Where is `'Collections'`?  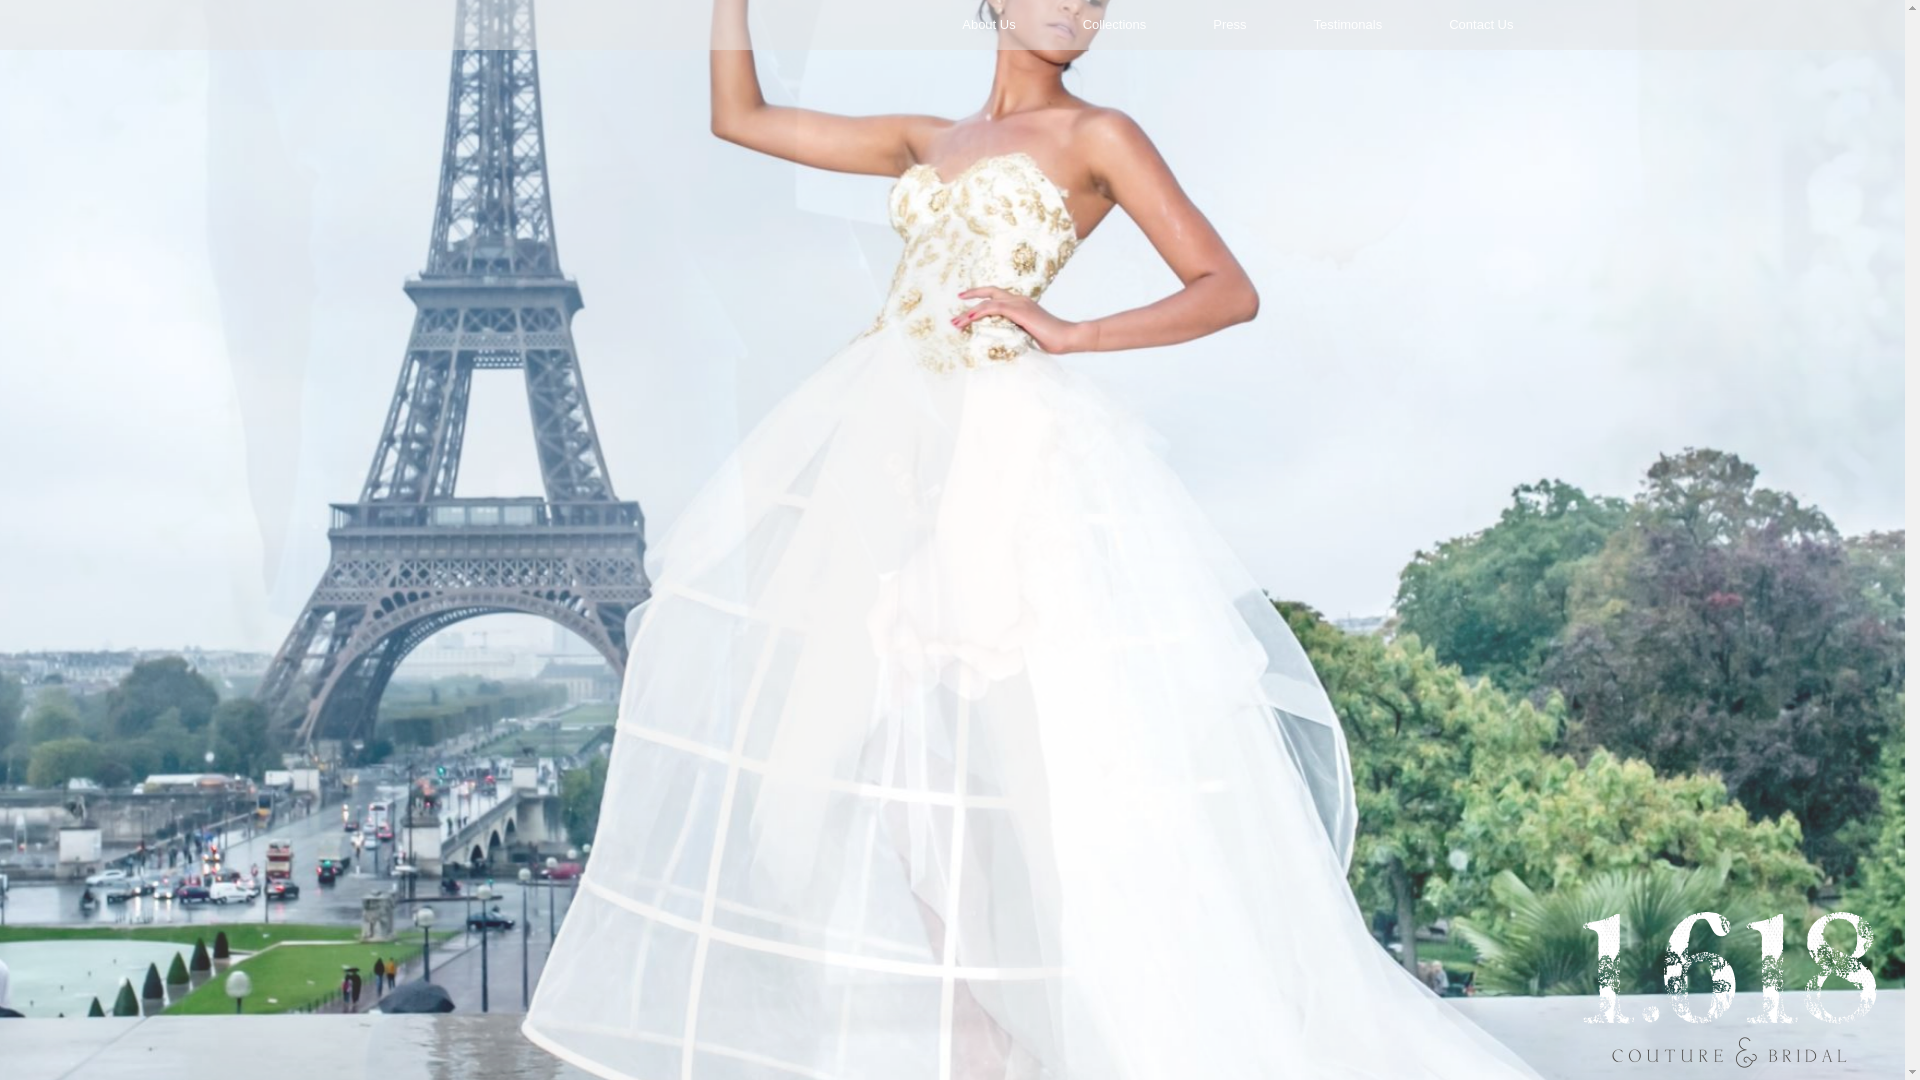 'Collections' is located at coordinates (1114, 24).